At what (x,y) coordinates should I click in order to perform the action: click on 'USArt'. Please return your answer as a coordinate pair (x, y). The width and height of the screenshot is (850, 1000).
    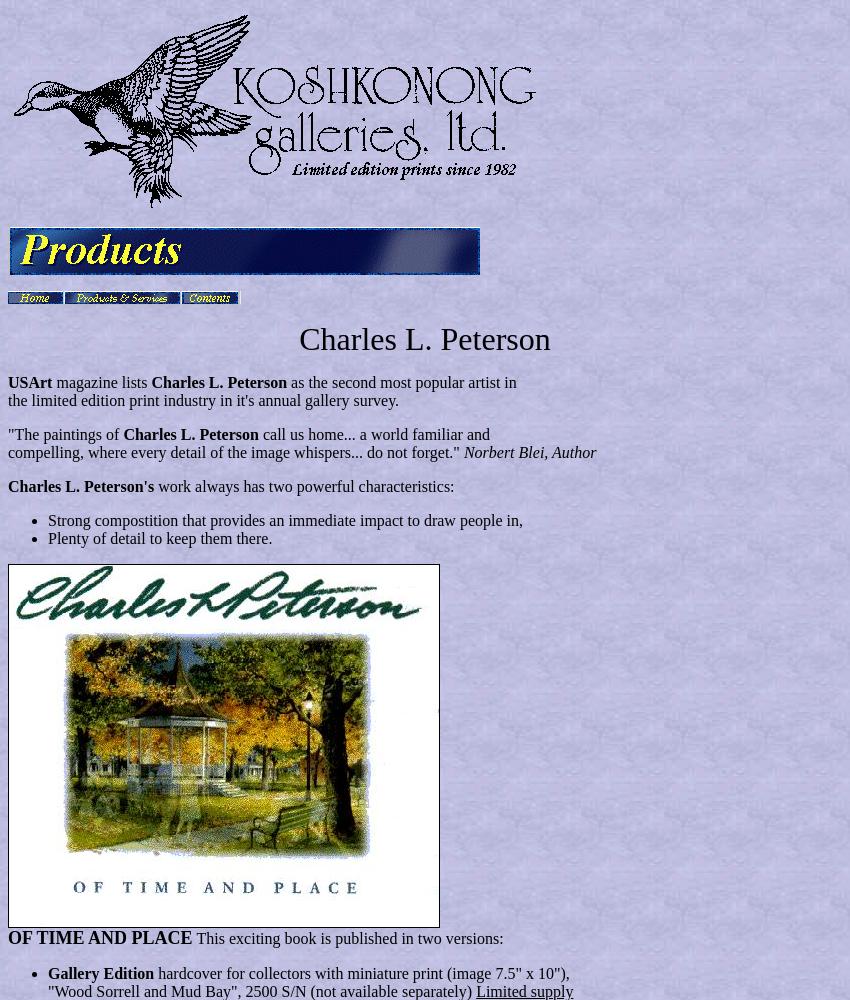
    Looking at the image, I should click on (29, 382).